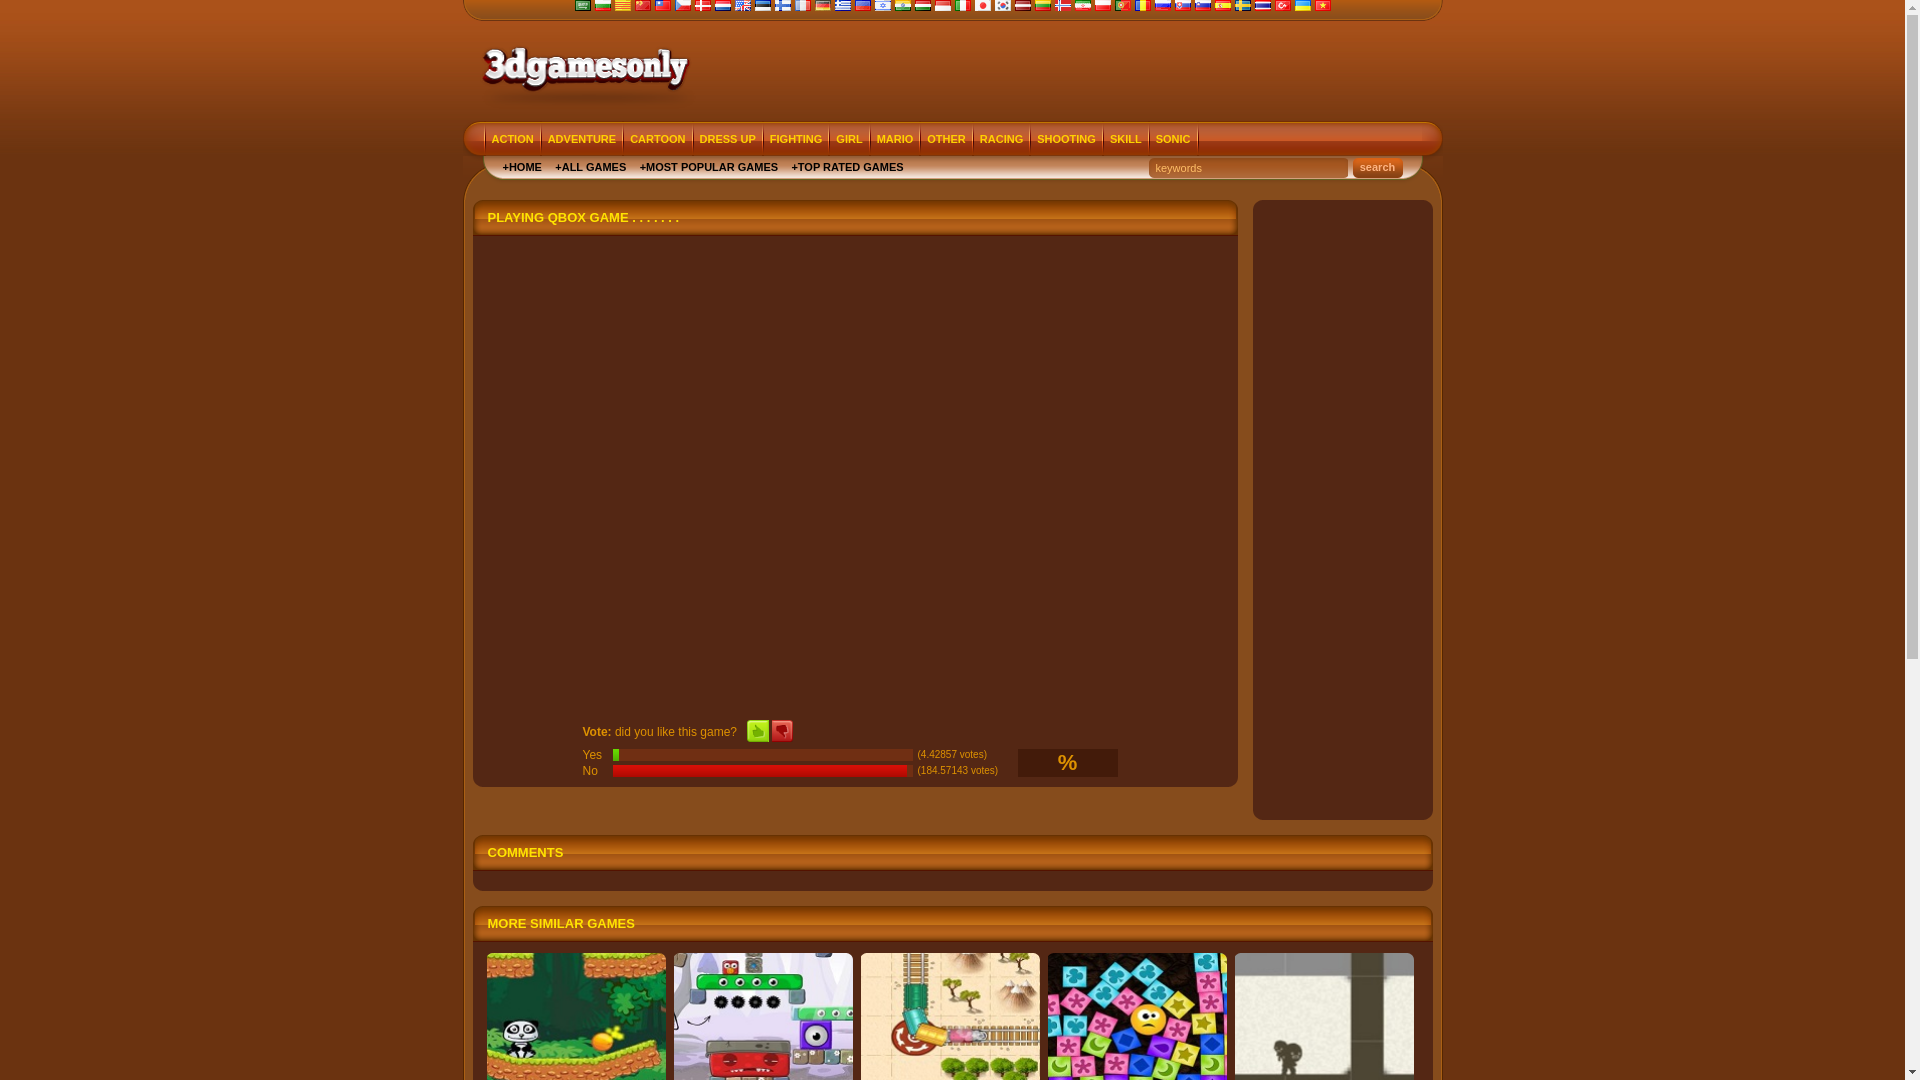 The width and height of the screenshot is (1920, 1080). I want to click on 'DRESS UP', so click(694, 138).